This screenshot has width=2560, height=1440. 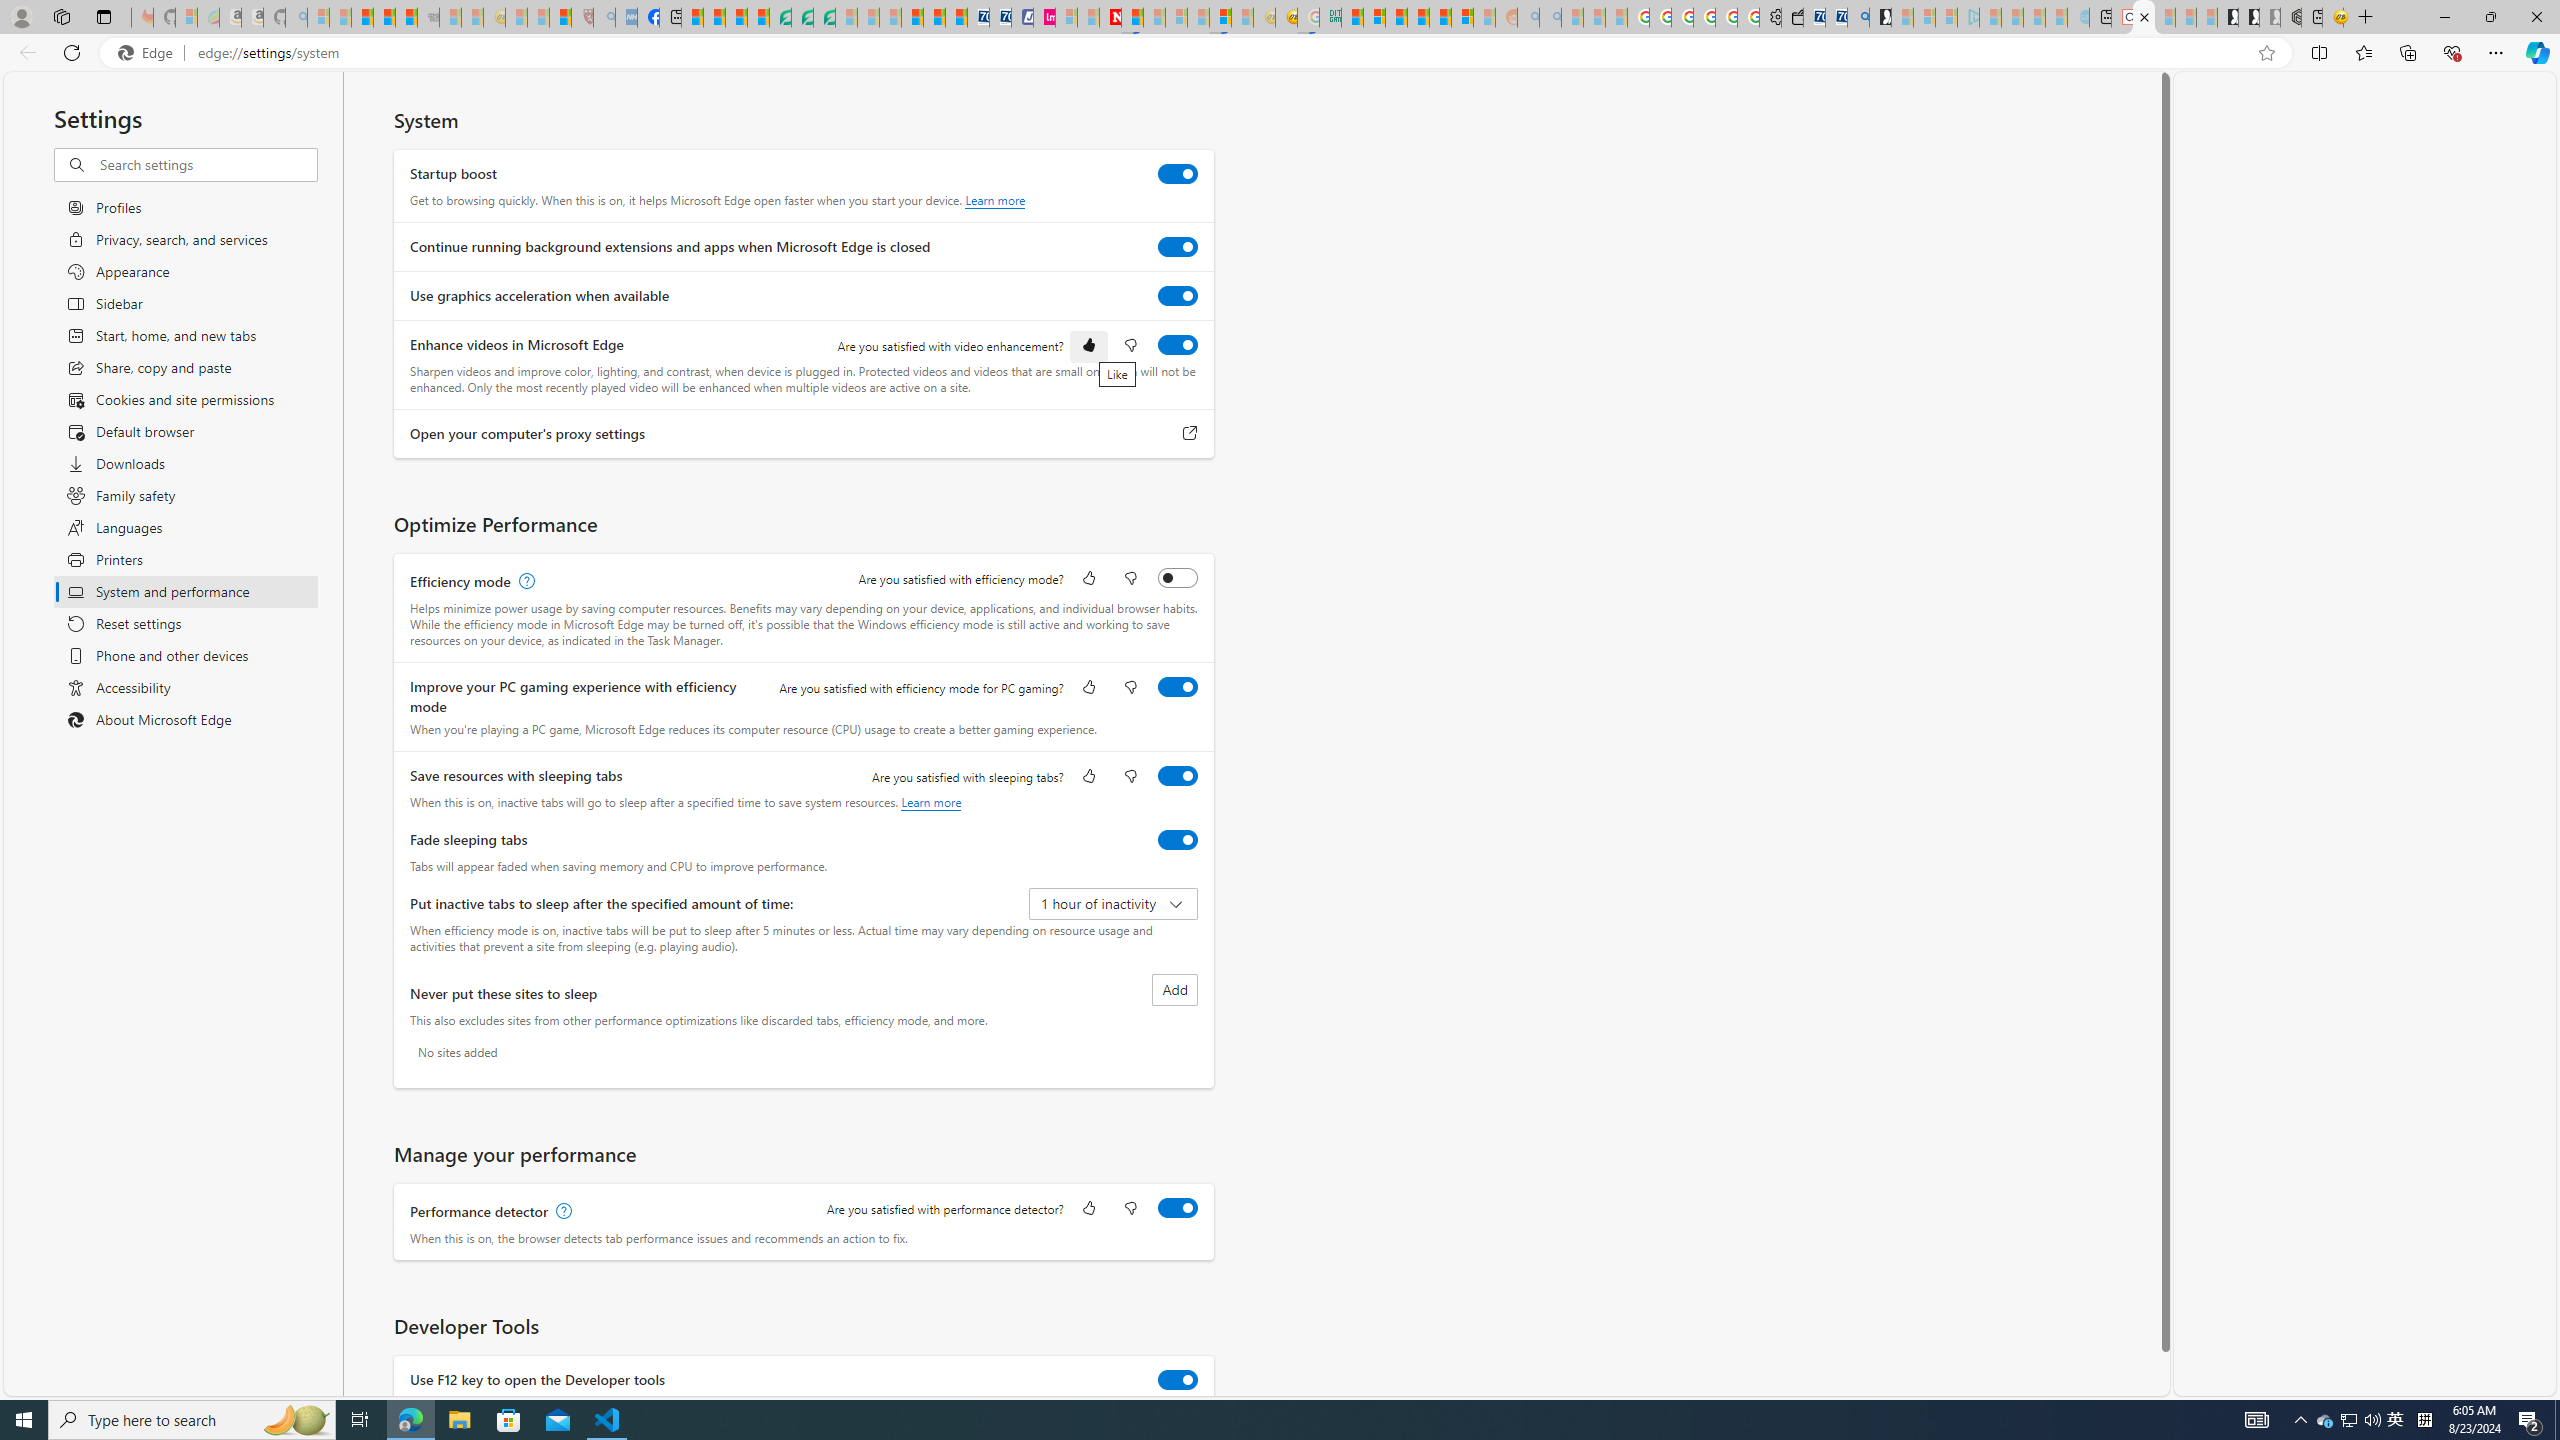 What do you see at coordinates (560, 1210) in the screenshot?
I see `'Performance detector, learn more'` at bounding box center [560, 1210].